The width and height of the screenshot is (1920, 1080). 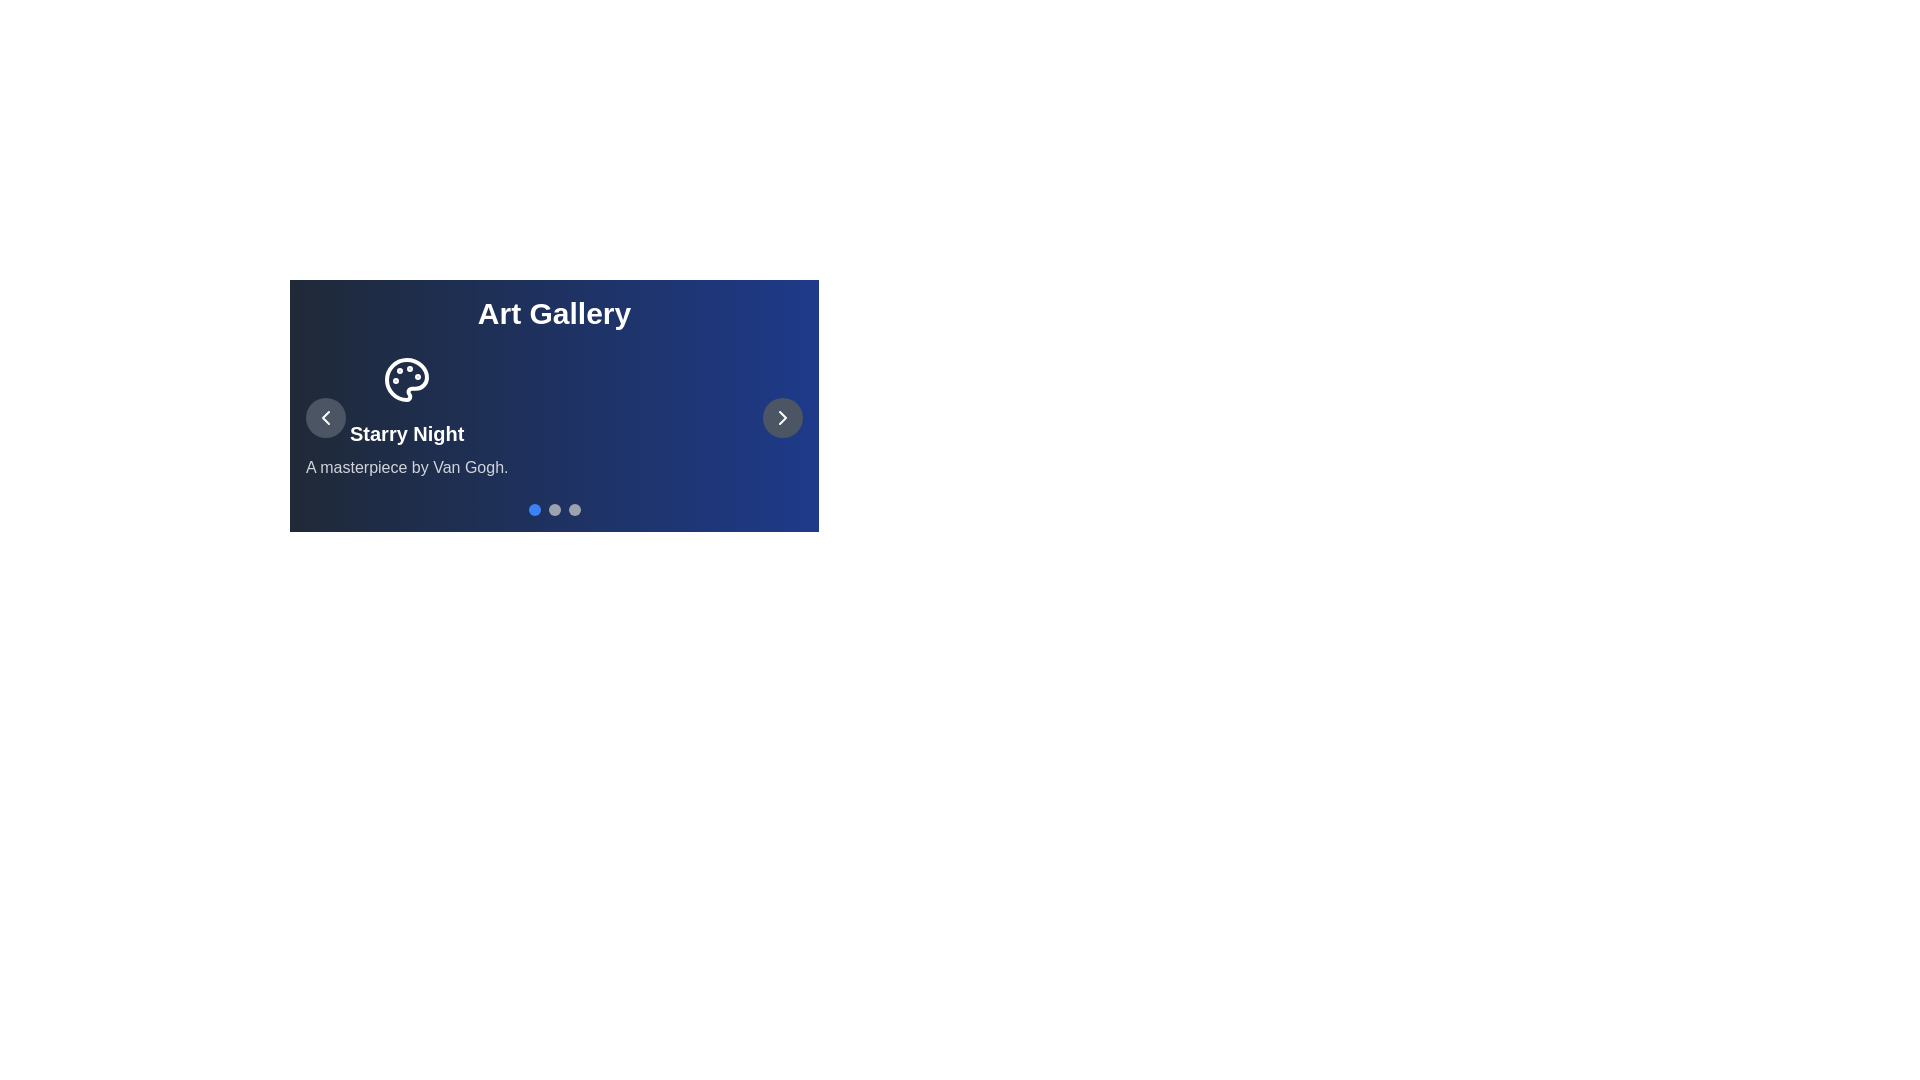 I want to click on the description text of the currently displayed artwork, so click(x=406, y=467).